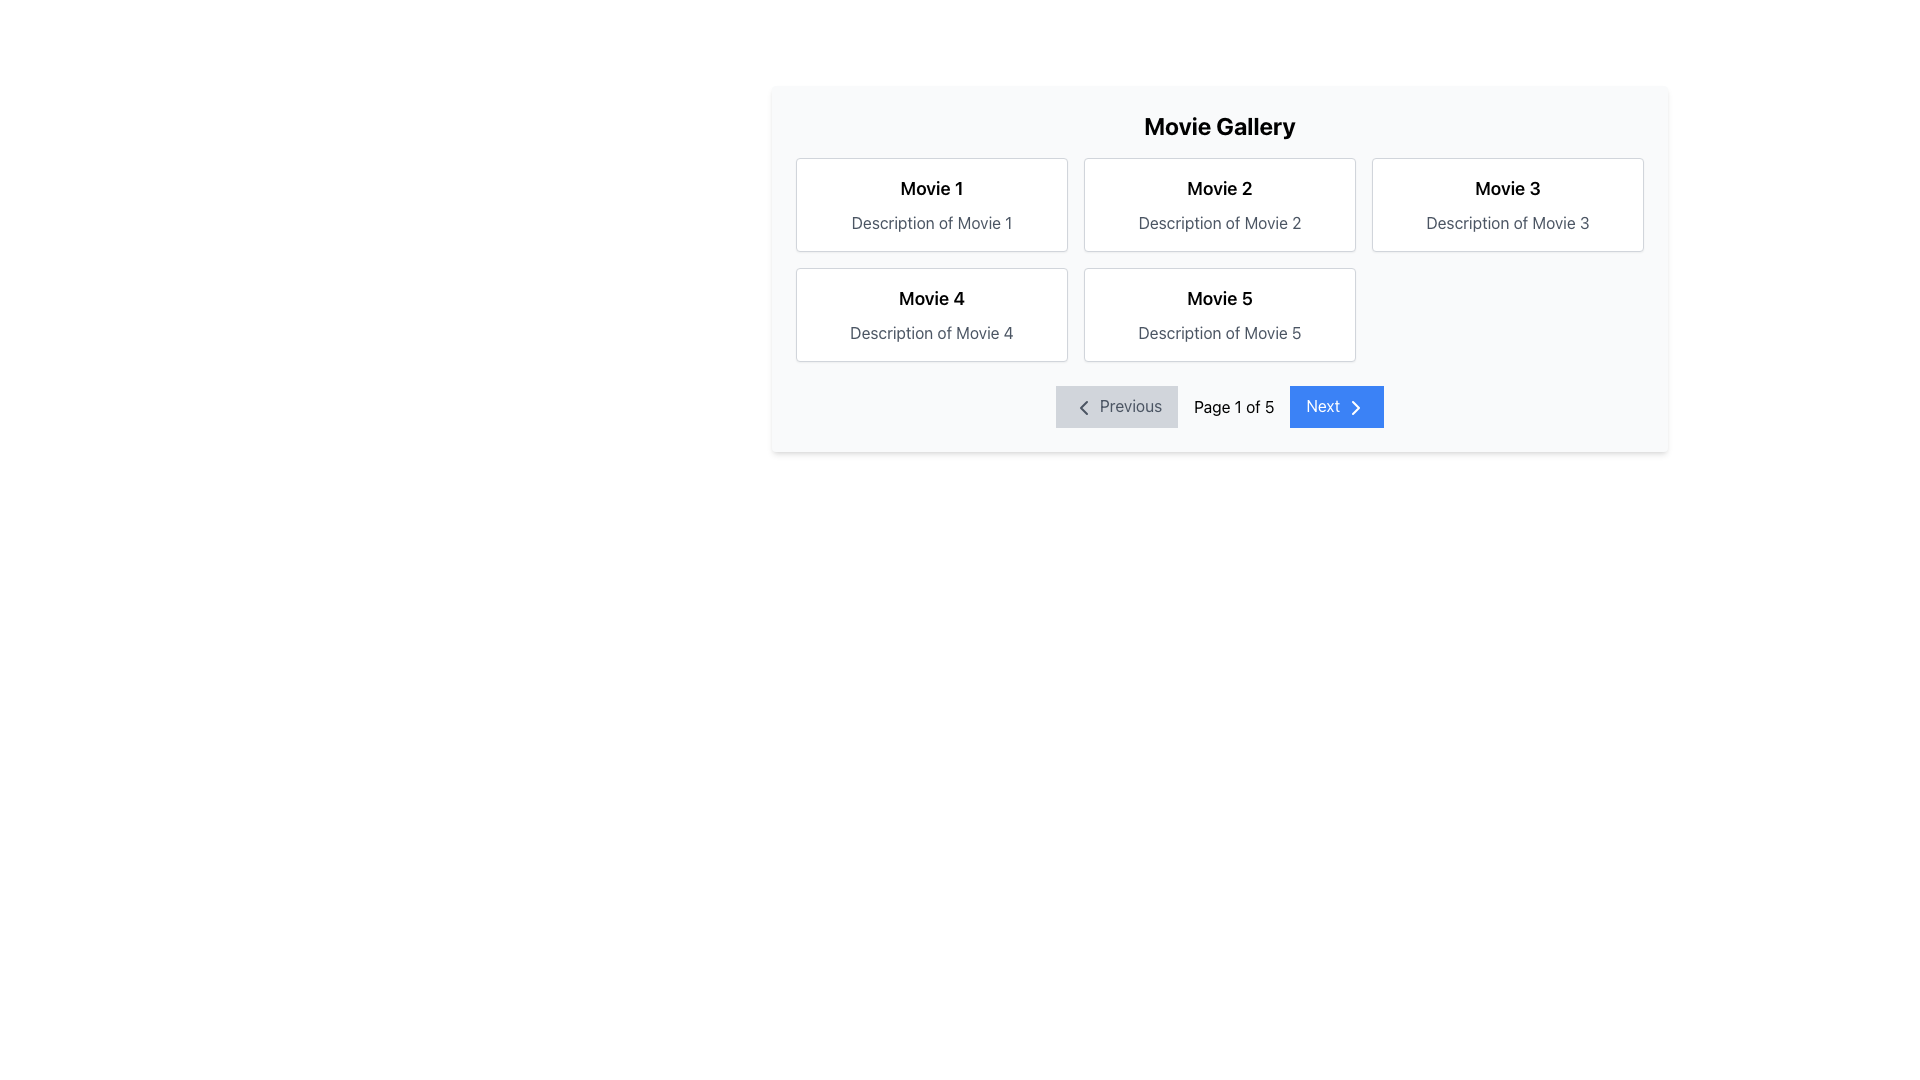 The width and height of the screenshot is (1920, 1080). I want to click on the 'Previous' button with a leftward arrow icon, so click(1115, 405).